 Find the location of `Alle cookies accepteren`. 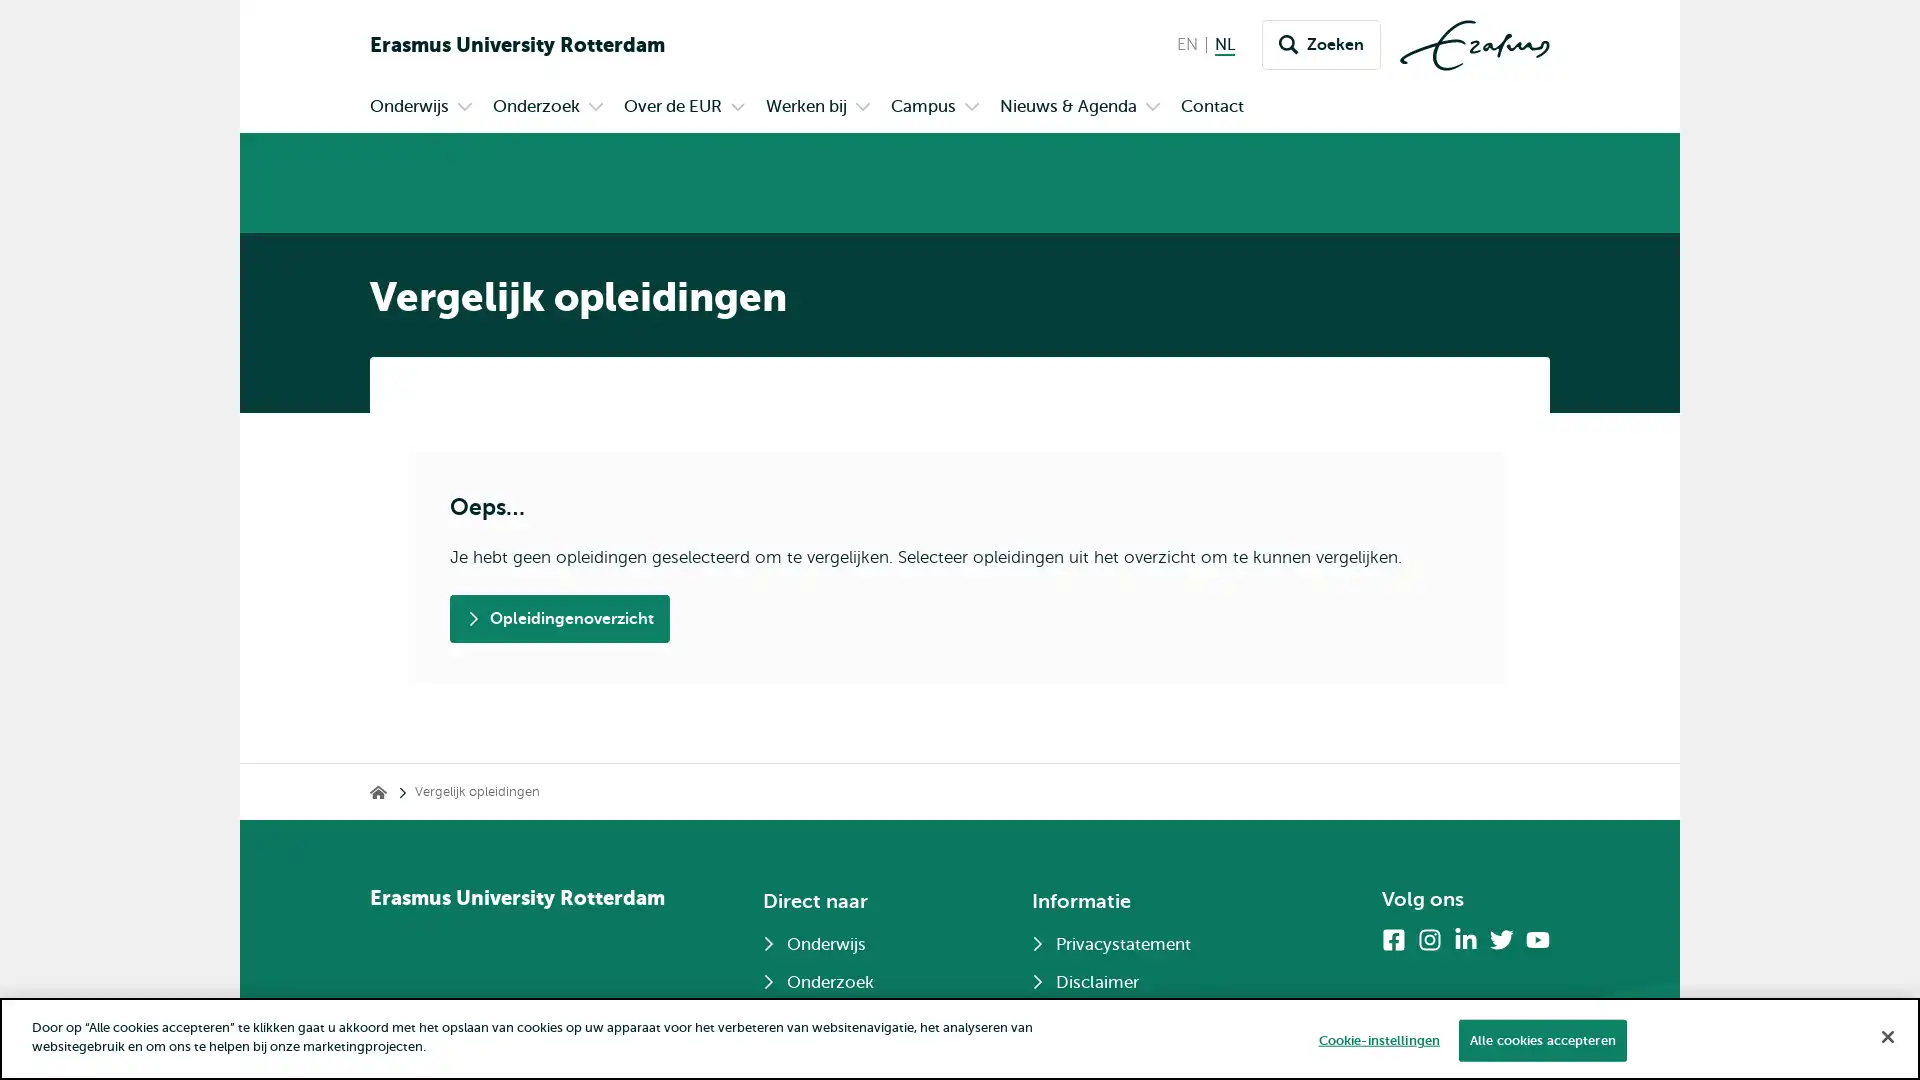

Alle cookies accepteren is located at coordinates (1540, 1039).